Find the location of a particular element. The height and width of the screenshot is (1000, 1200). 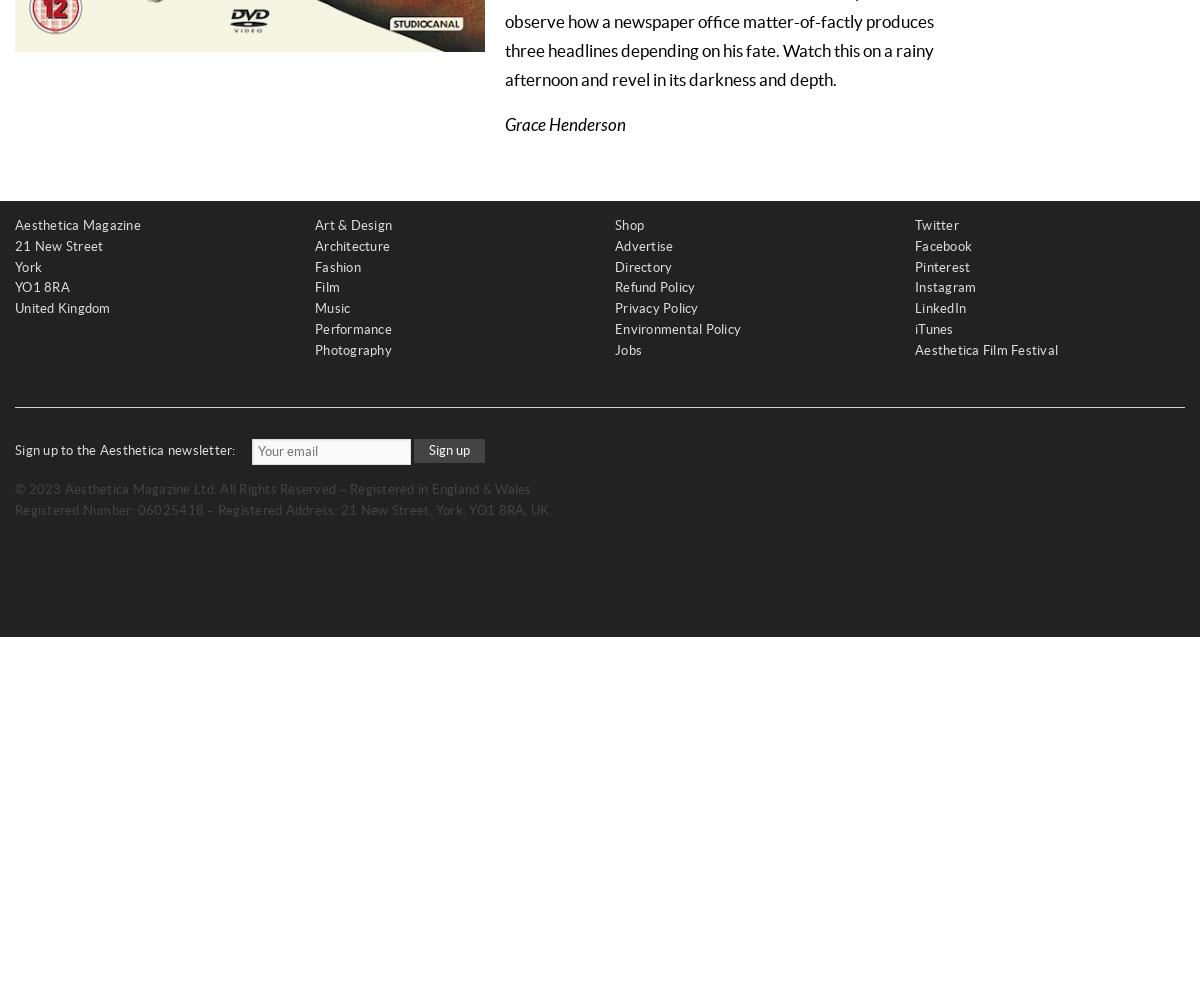

'United Kingdom' is located at coordinates (62, 308).